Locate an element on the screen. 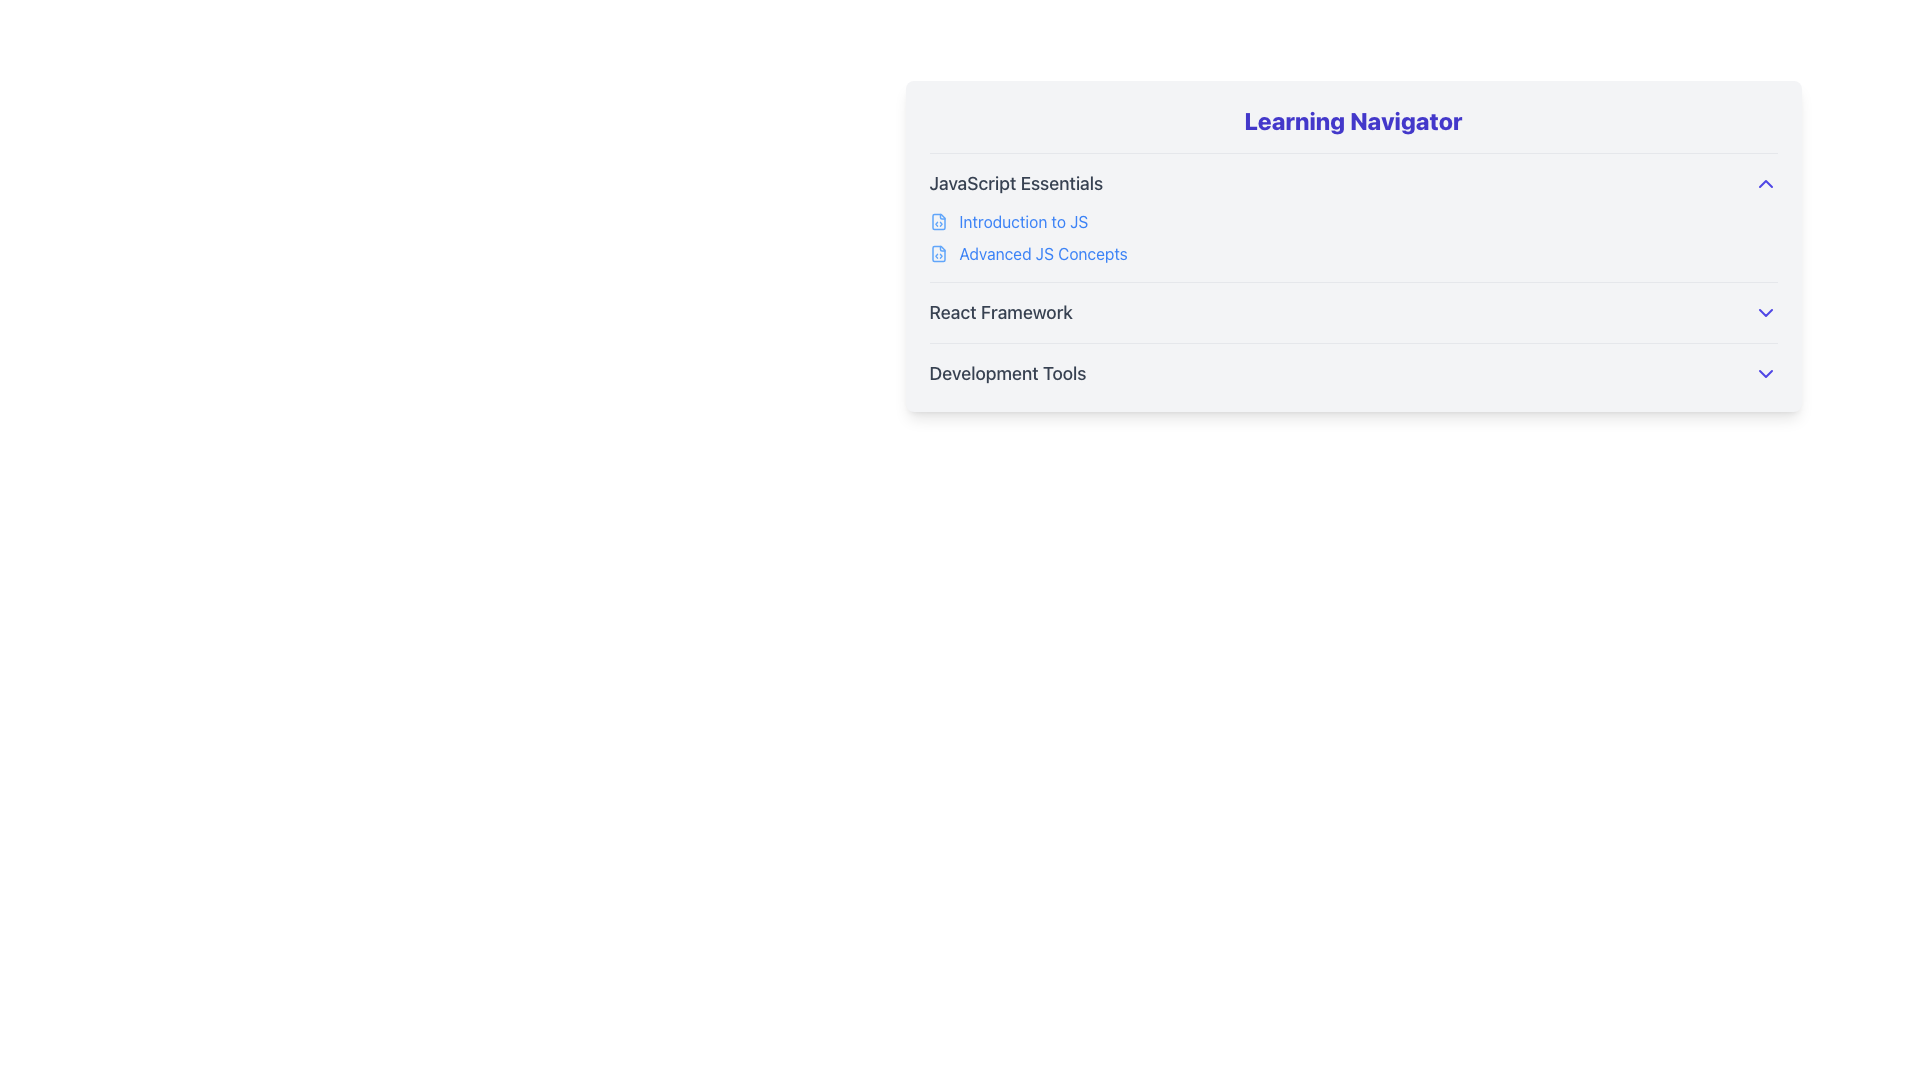 This screenshot has width=1920, height=1080. the Chevron/Arrow icon in the header of the 'JavaScript Essentials' section is located at coordinates (1765, 184).